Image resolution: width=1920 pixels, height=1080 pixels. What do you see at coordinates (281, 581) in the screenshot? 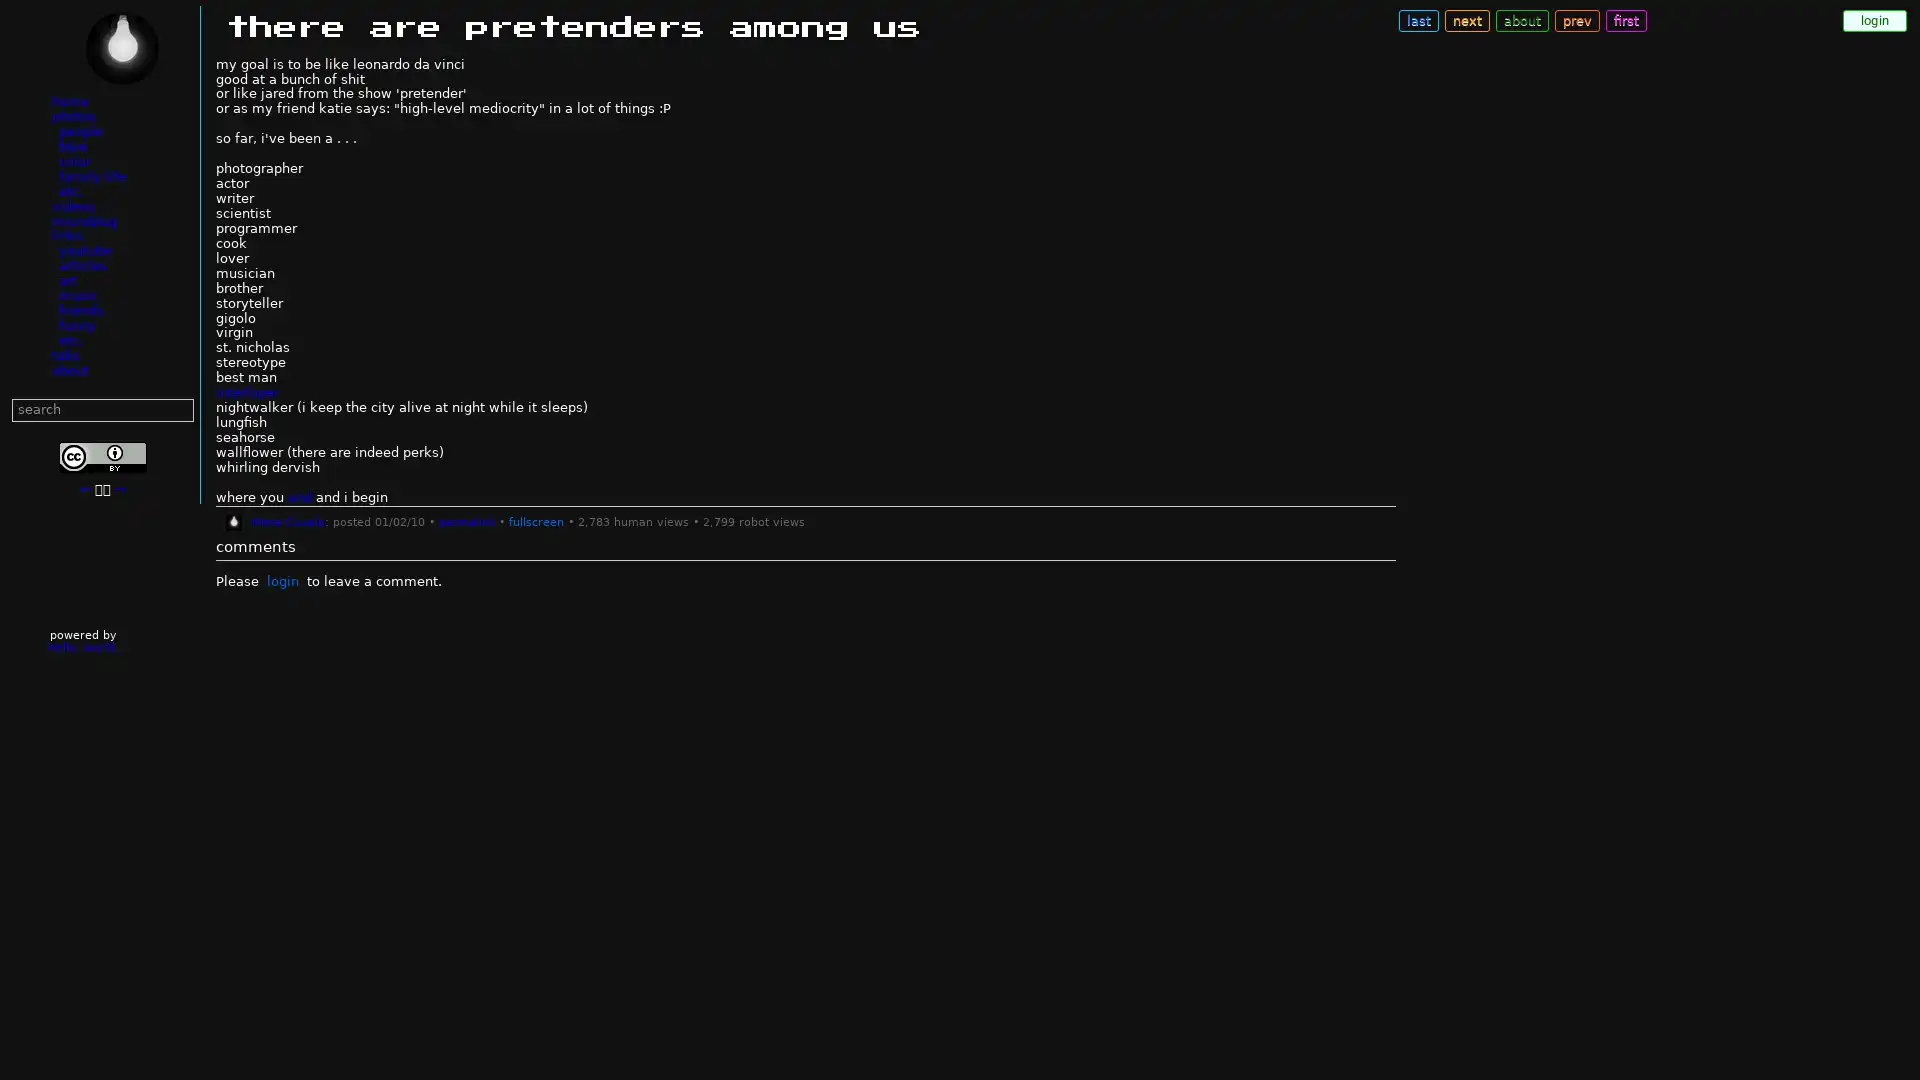
I see `login` at bounding box center [281, 581].